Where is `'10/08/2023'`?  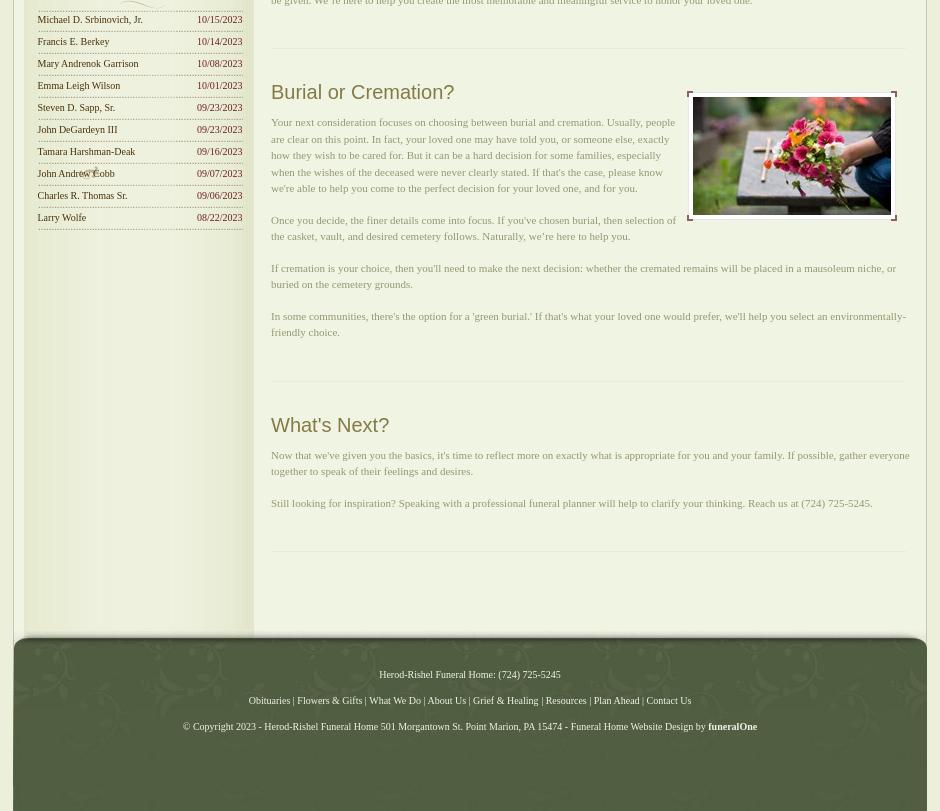 '10/08/2023' is located at coordinates (218, 63).